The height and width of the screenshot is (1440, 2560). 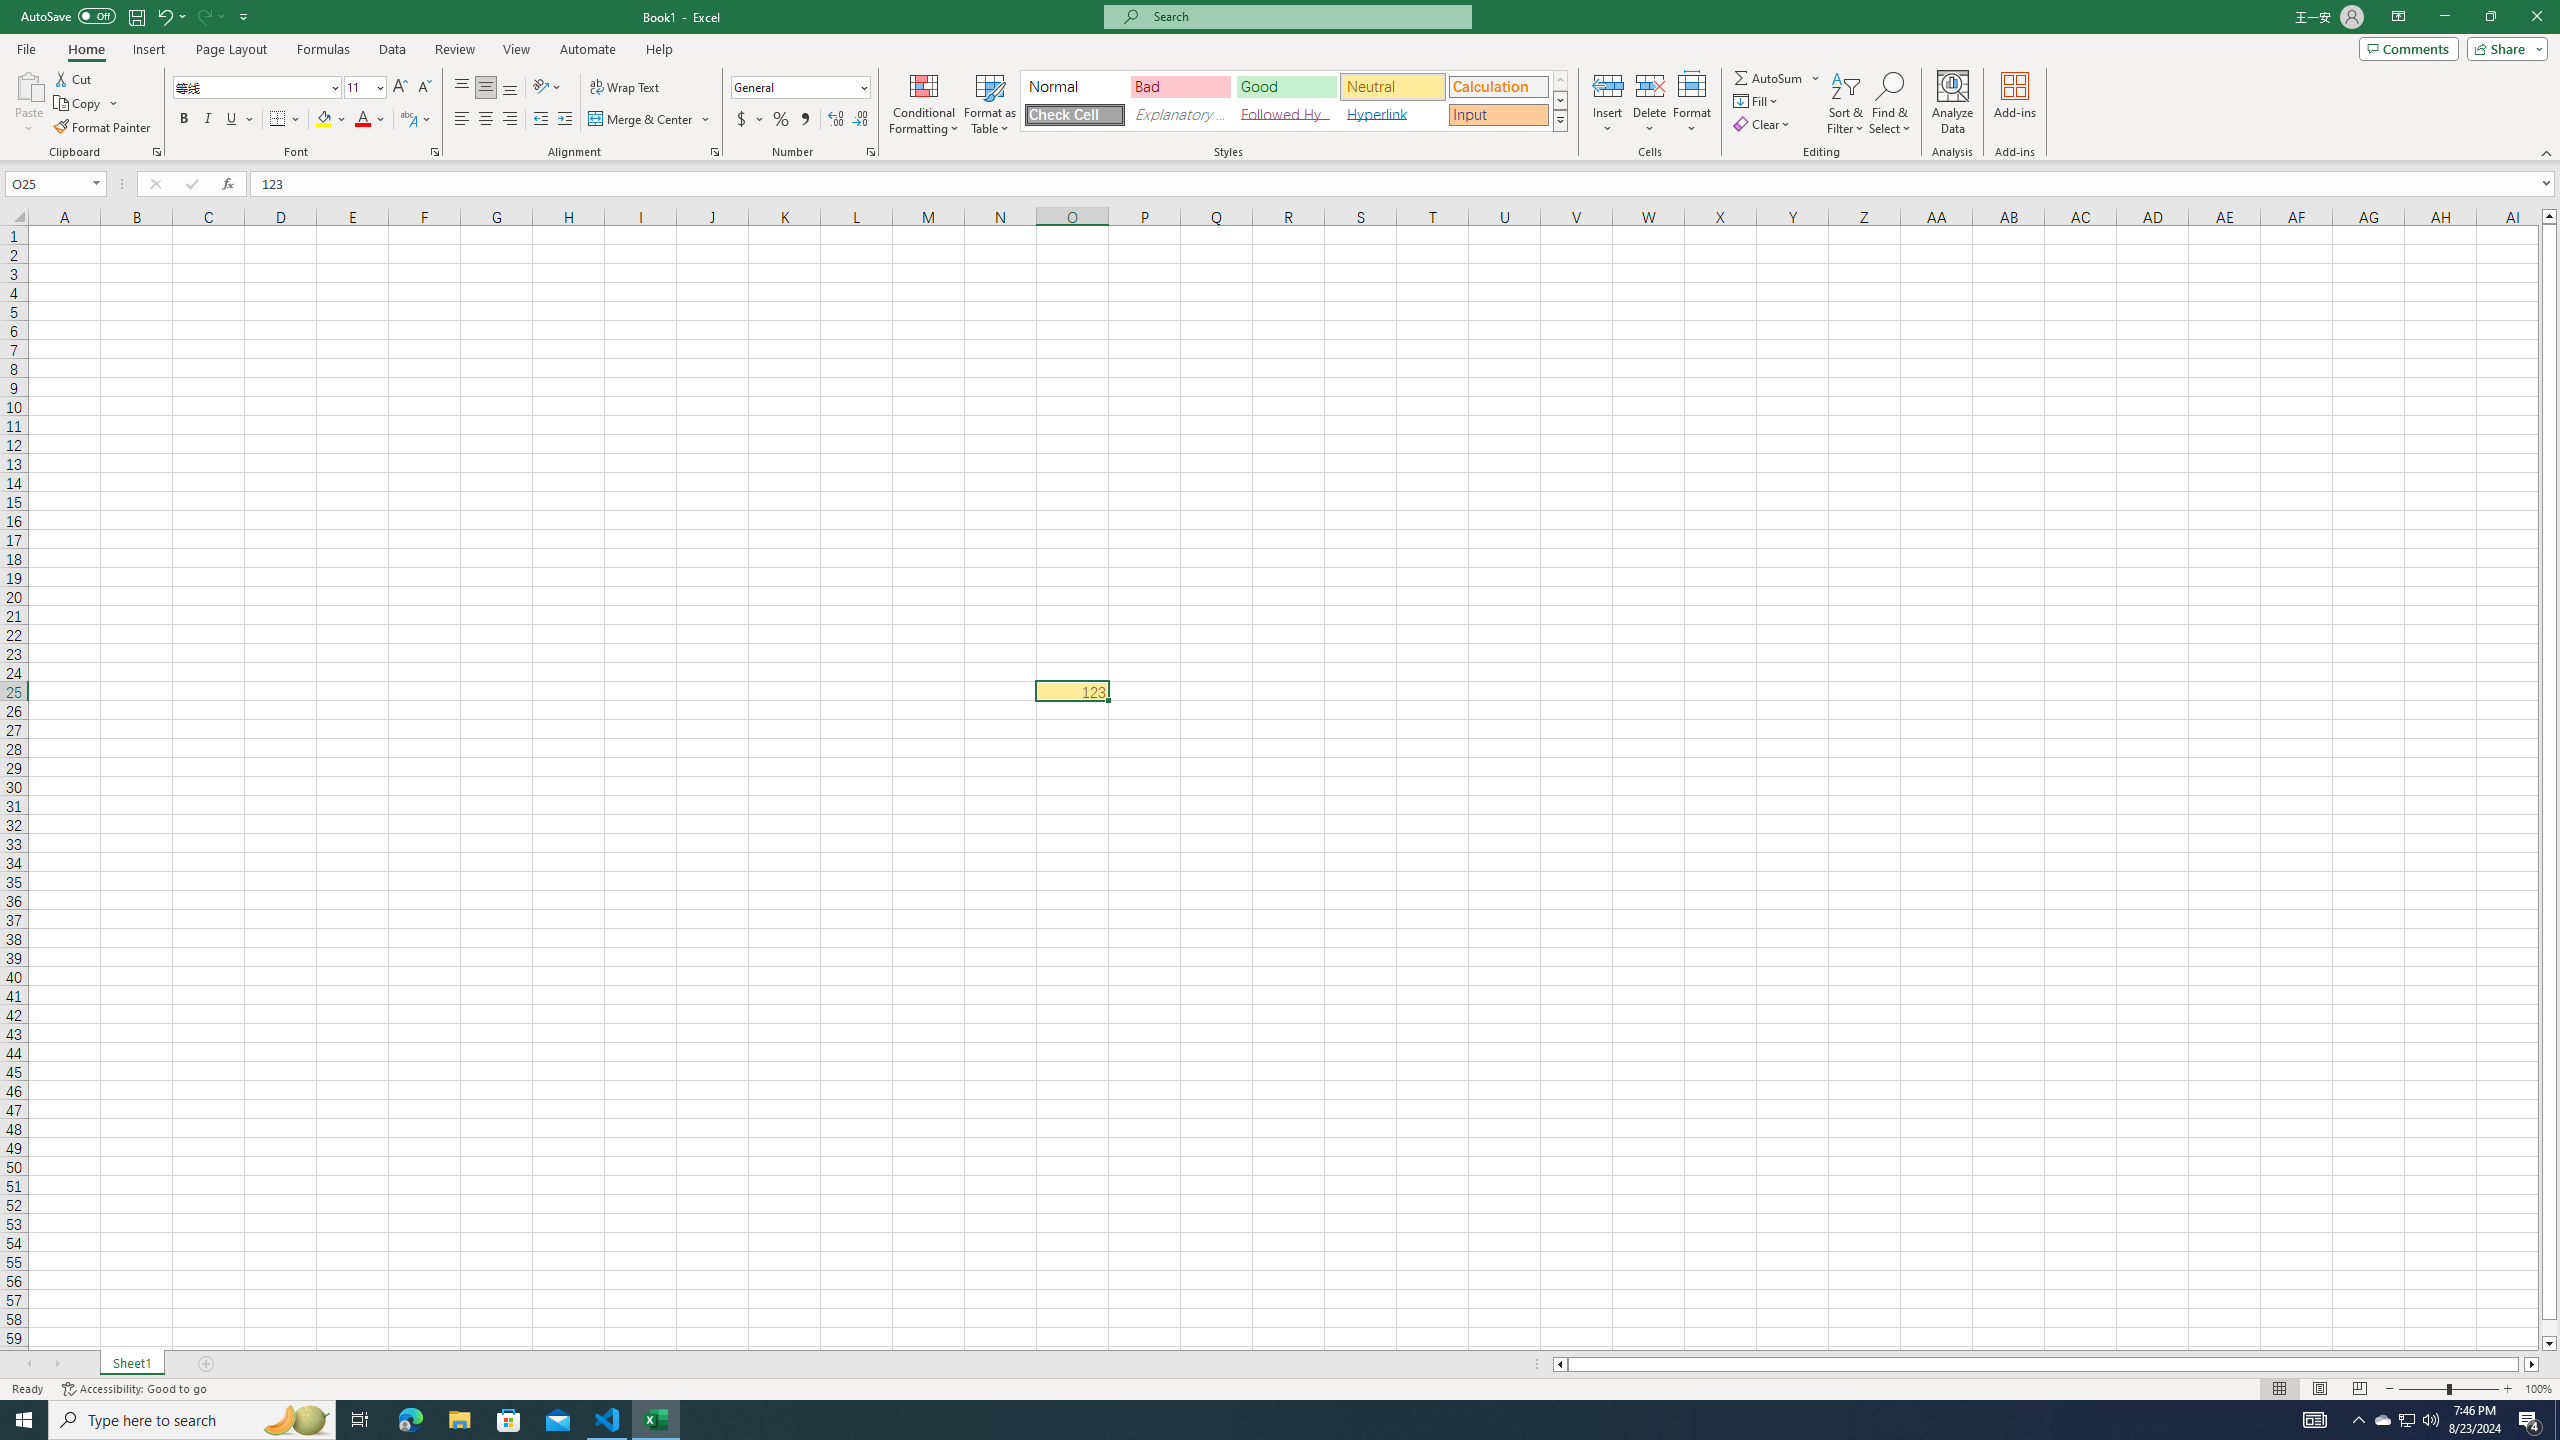 I want to click on 'Cell Styles', so click(x=1560, y=119).